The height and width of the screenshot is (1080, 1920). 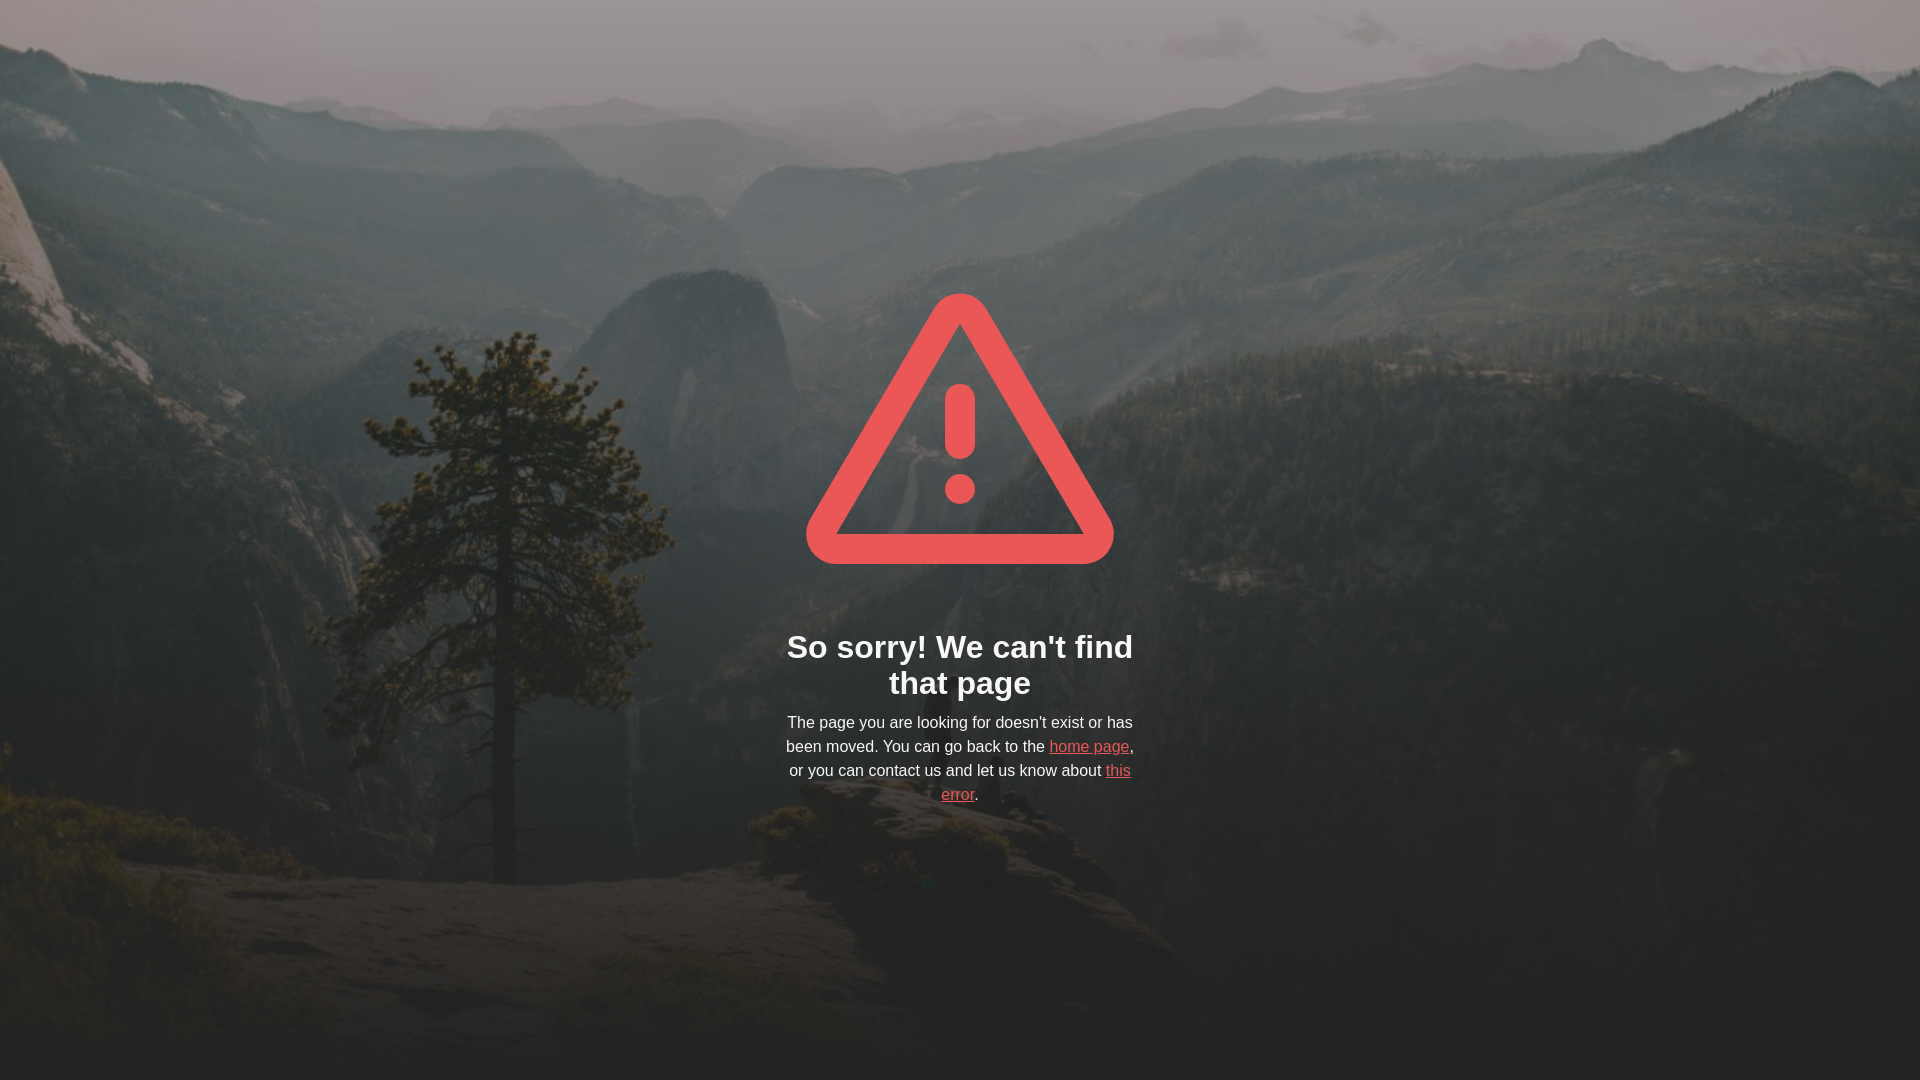 What do you see at coordinates (1088, 746) in the screenshot?
I see `'home page'` at bounding box center [1088, 746].